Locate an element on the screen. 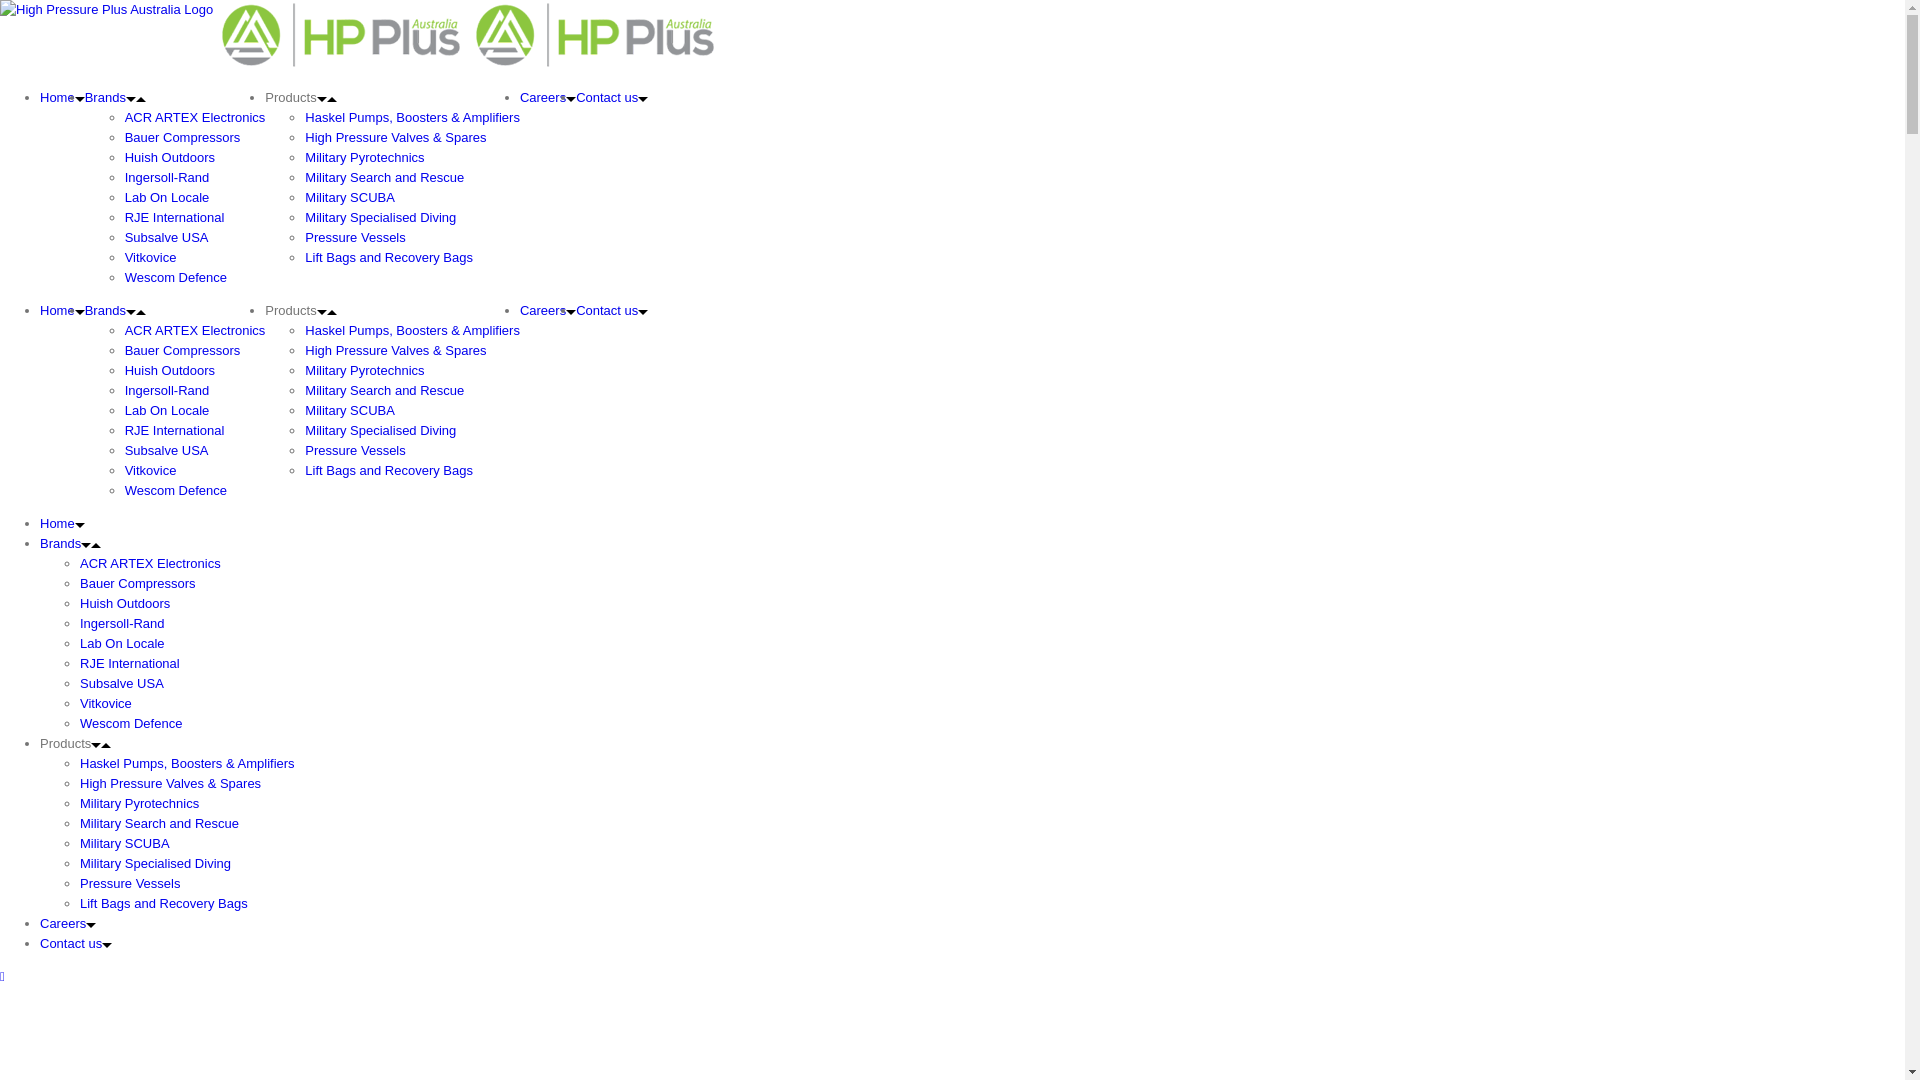 Image resolution: width=1920 pixels, height=1080 pixels. 'Contact us' is located at coordinates (76, 943).